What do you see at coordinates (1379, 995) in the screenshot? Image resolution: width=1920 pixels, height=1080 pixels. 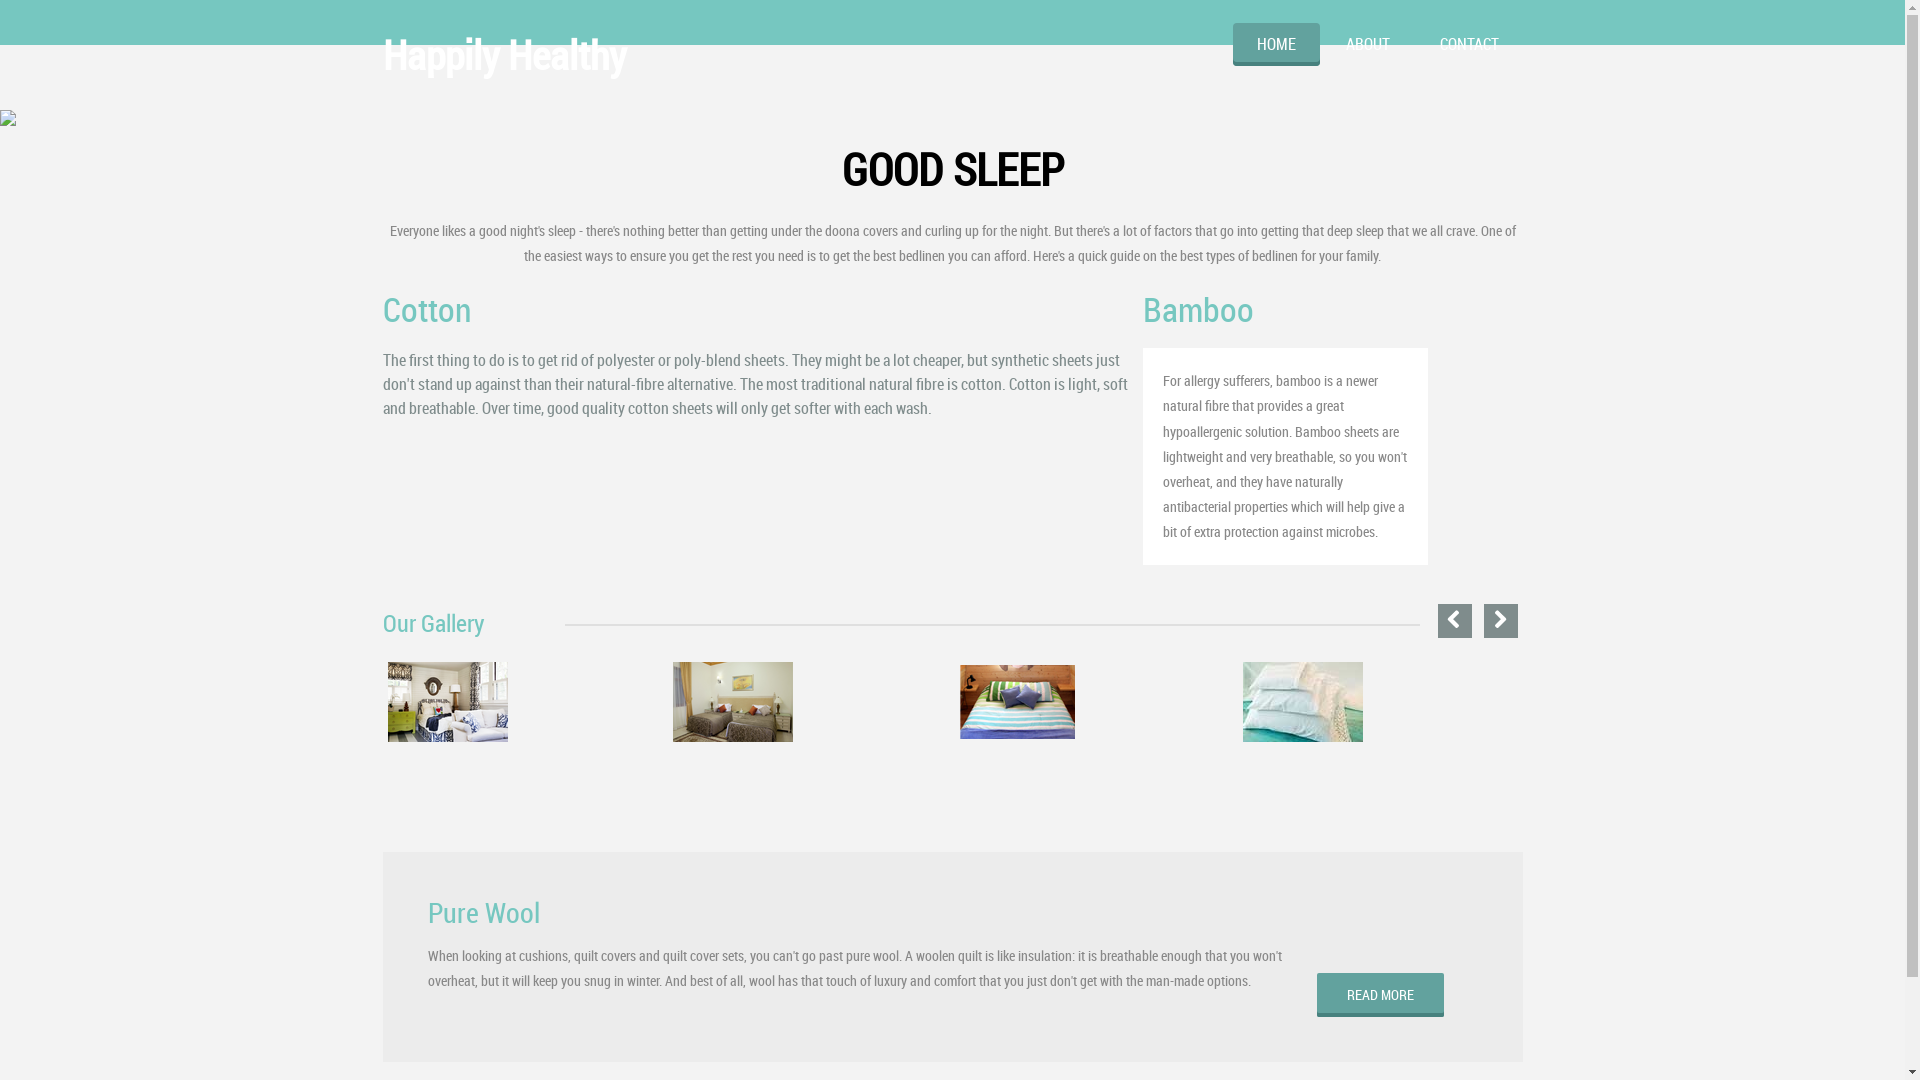 I see `'READ MORE'` at bounding box center [1379, 995].